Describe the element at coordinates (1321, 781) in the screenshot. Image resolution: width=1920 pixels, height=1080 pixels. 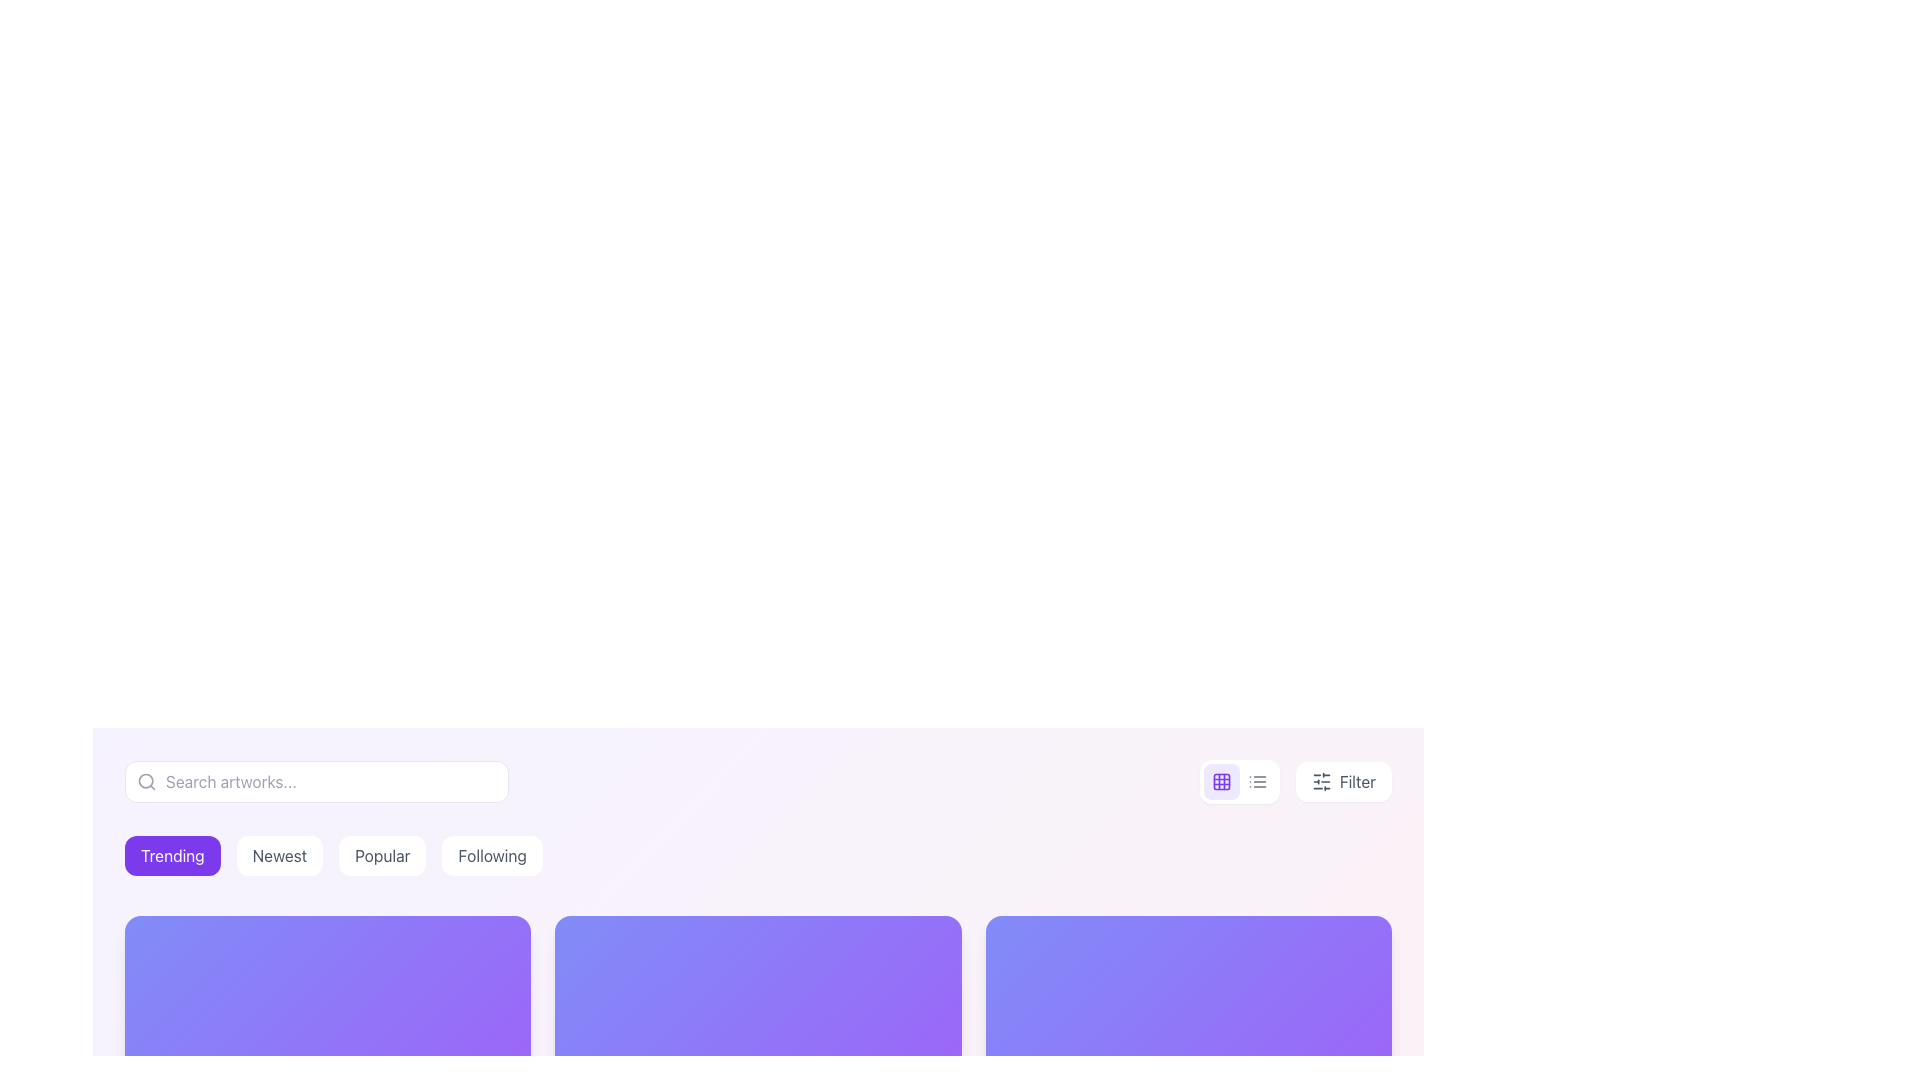
I see `the settings adjustment icon, which is part of the 'Filter' button located in the top-right corner of the interface` at that location.